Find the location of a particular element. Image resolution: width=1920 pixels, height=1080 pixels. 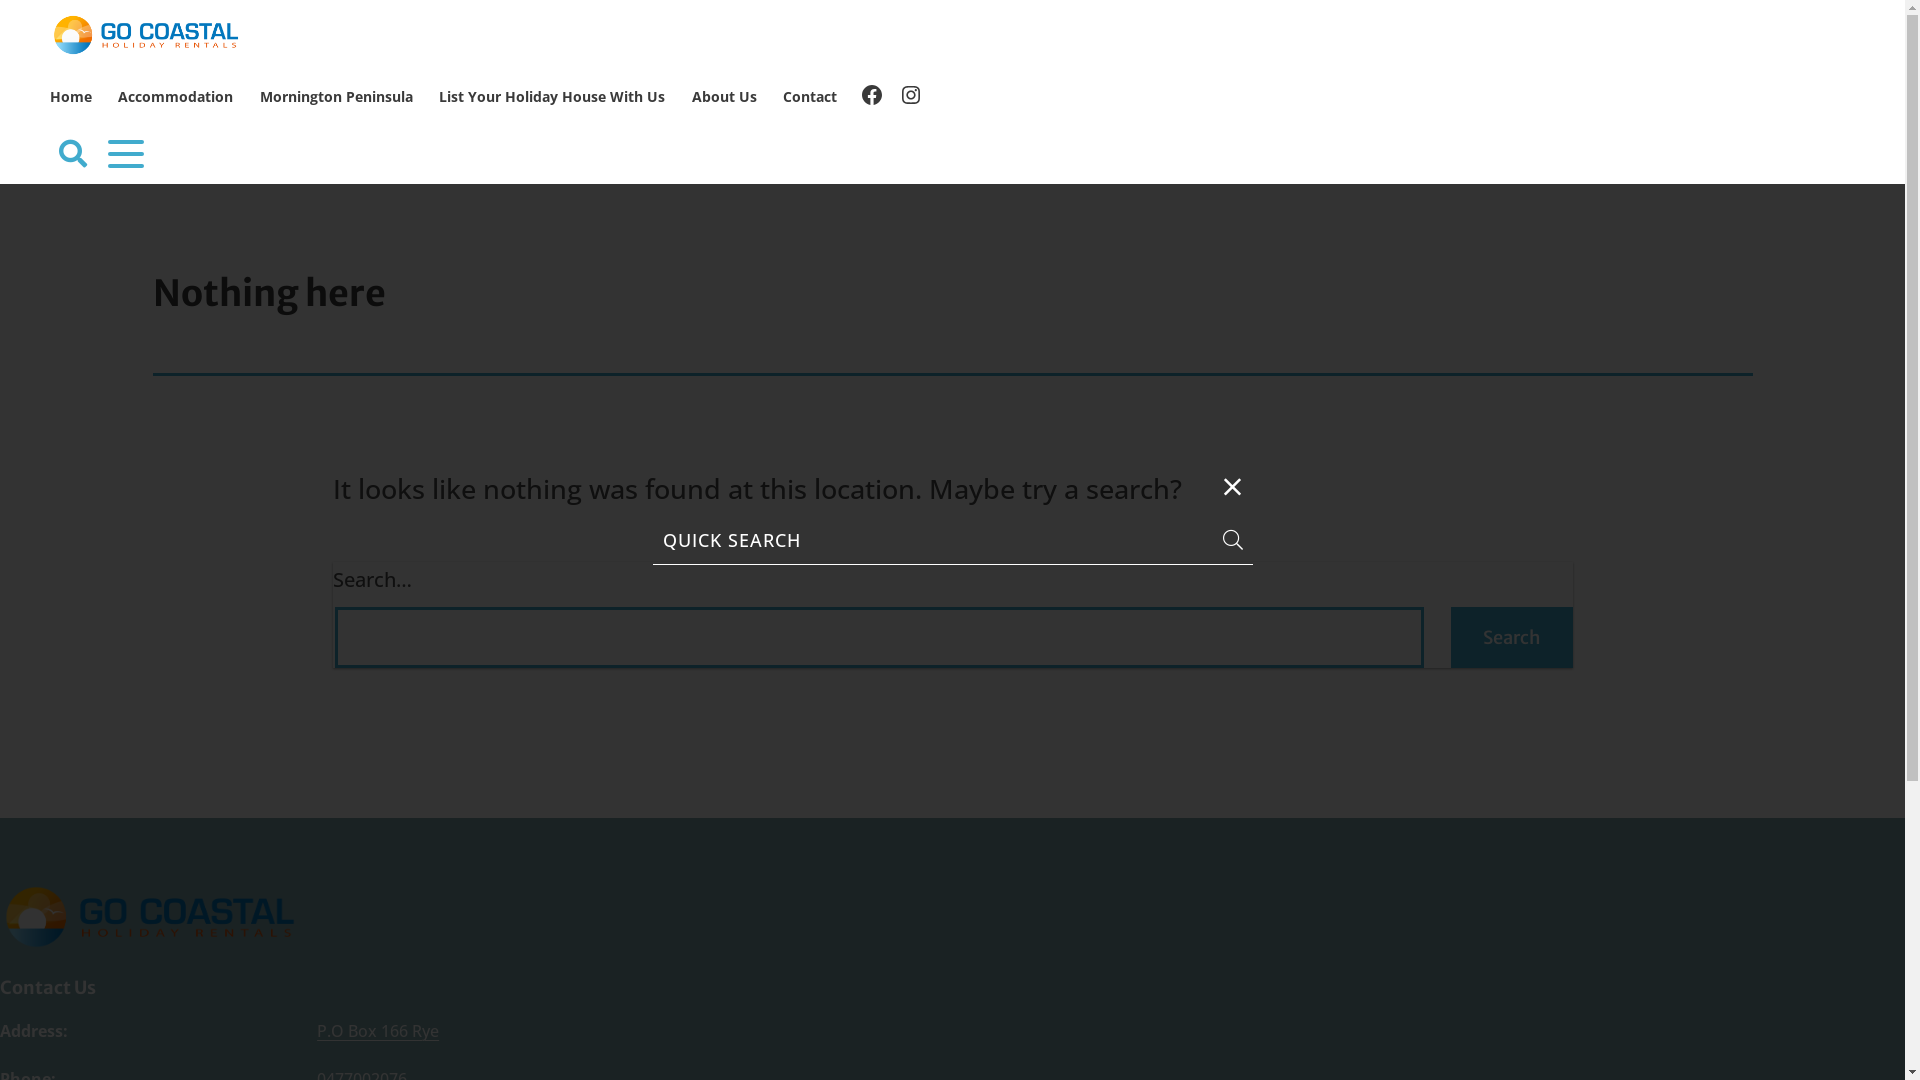

'Facebook' is located at coordinates (872, 96).